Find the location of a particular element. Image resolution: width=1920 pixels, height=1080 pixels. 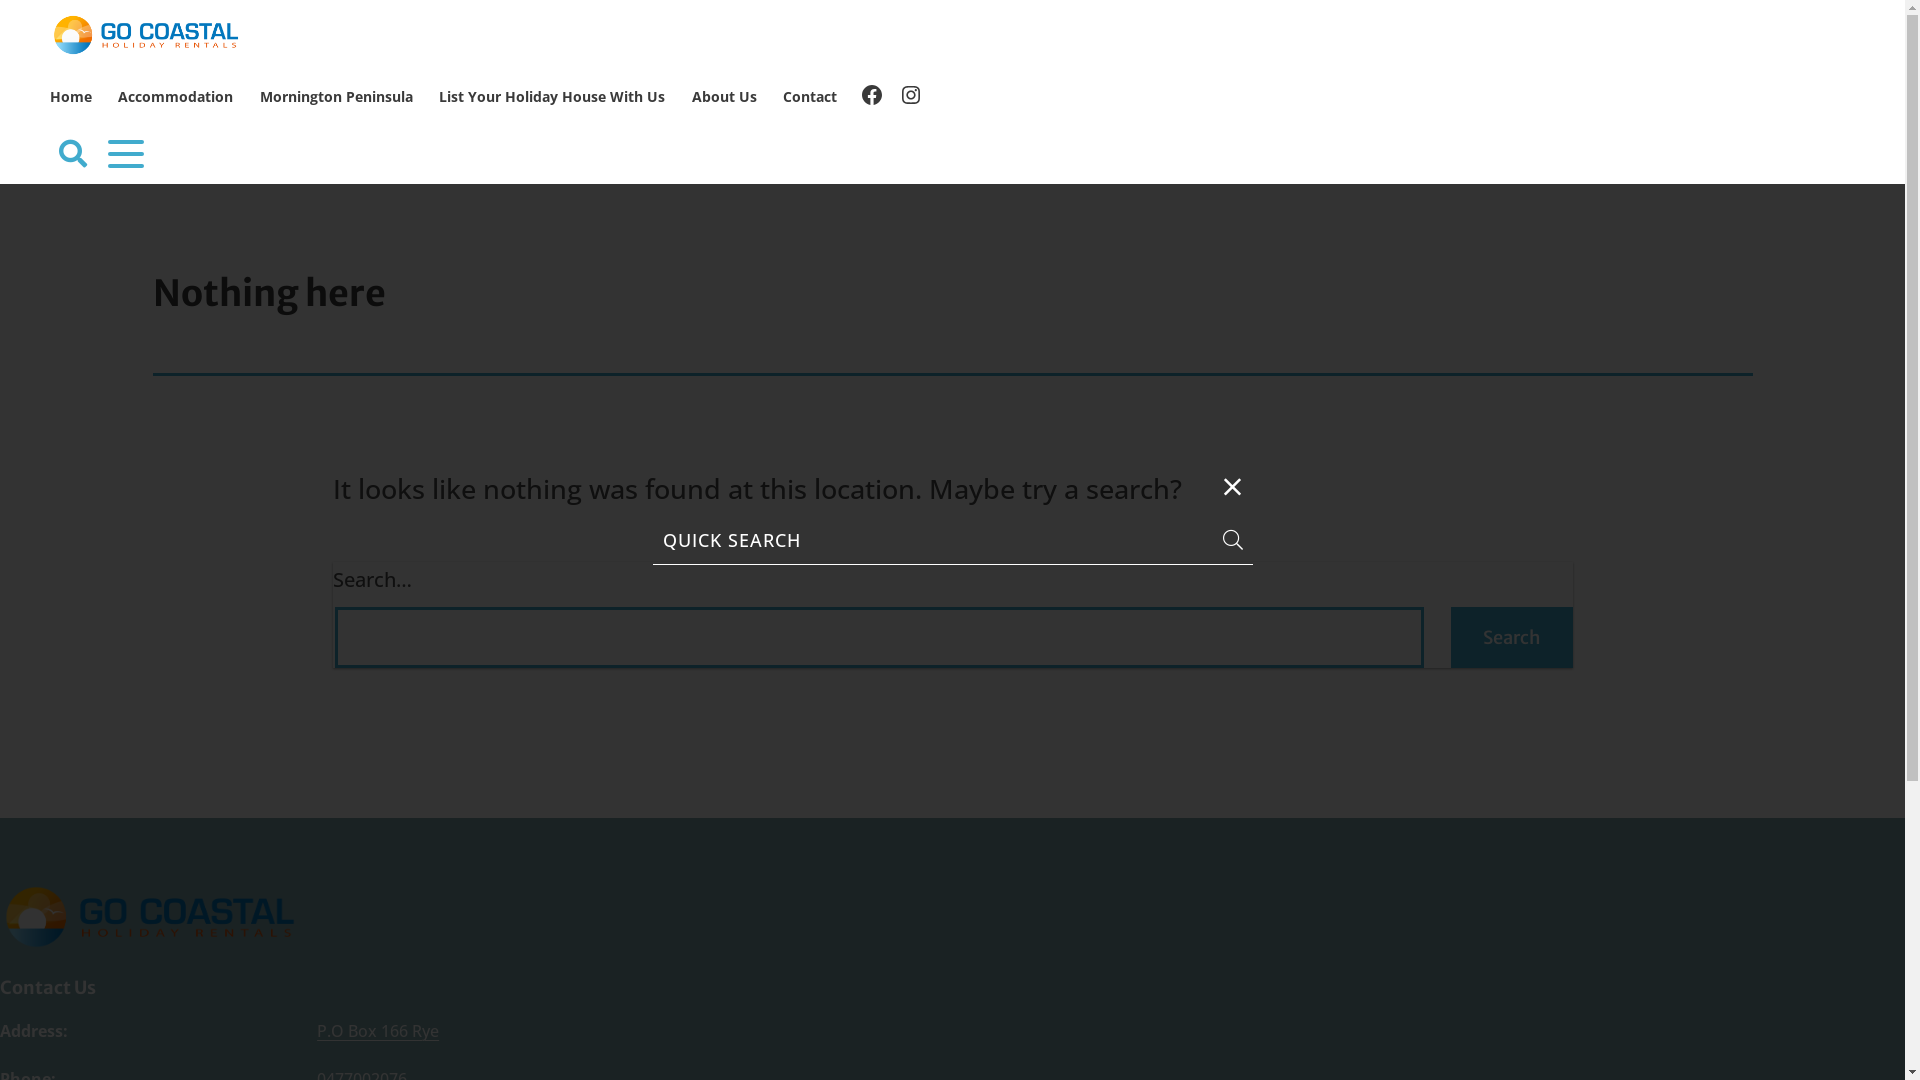

'Facebook' is located at coordinates (872, 96).